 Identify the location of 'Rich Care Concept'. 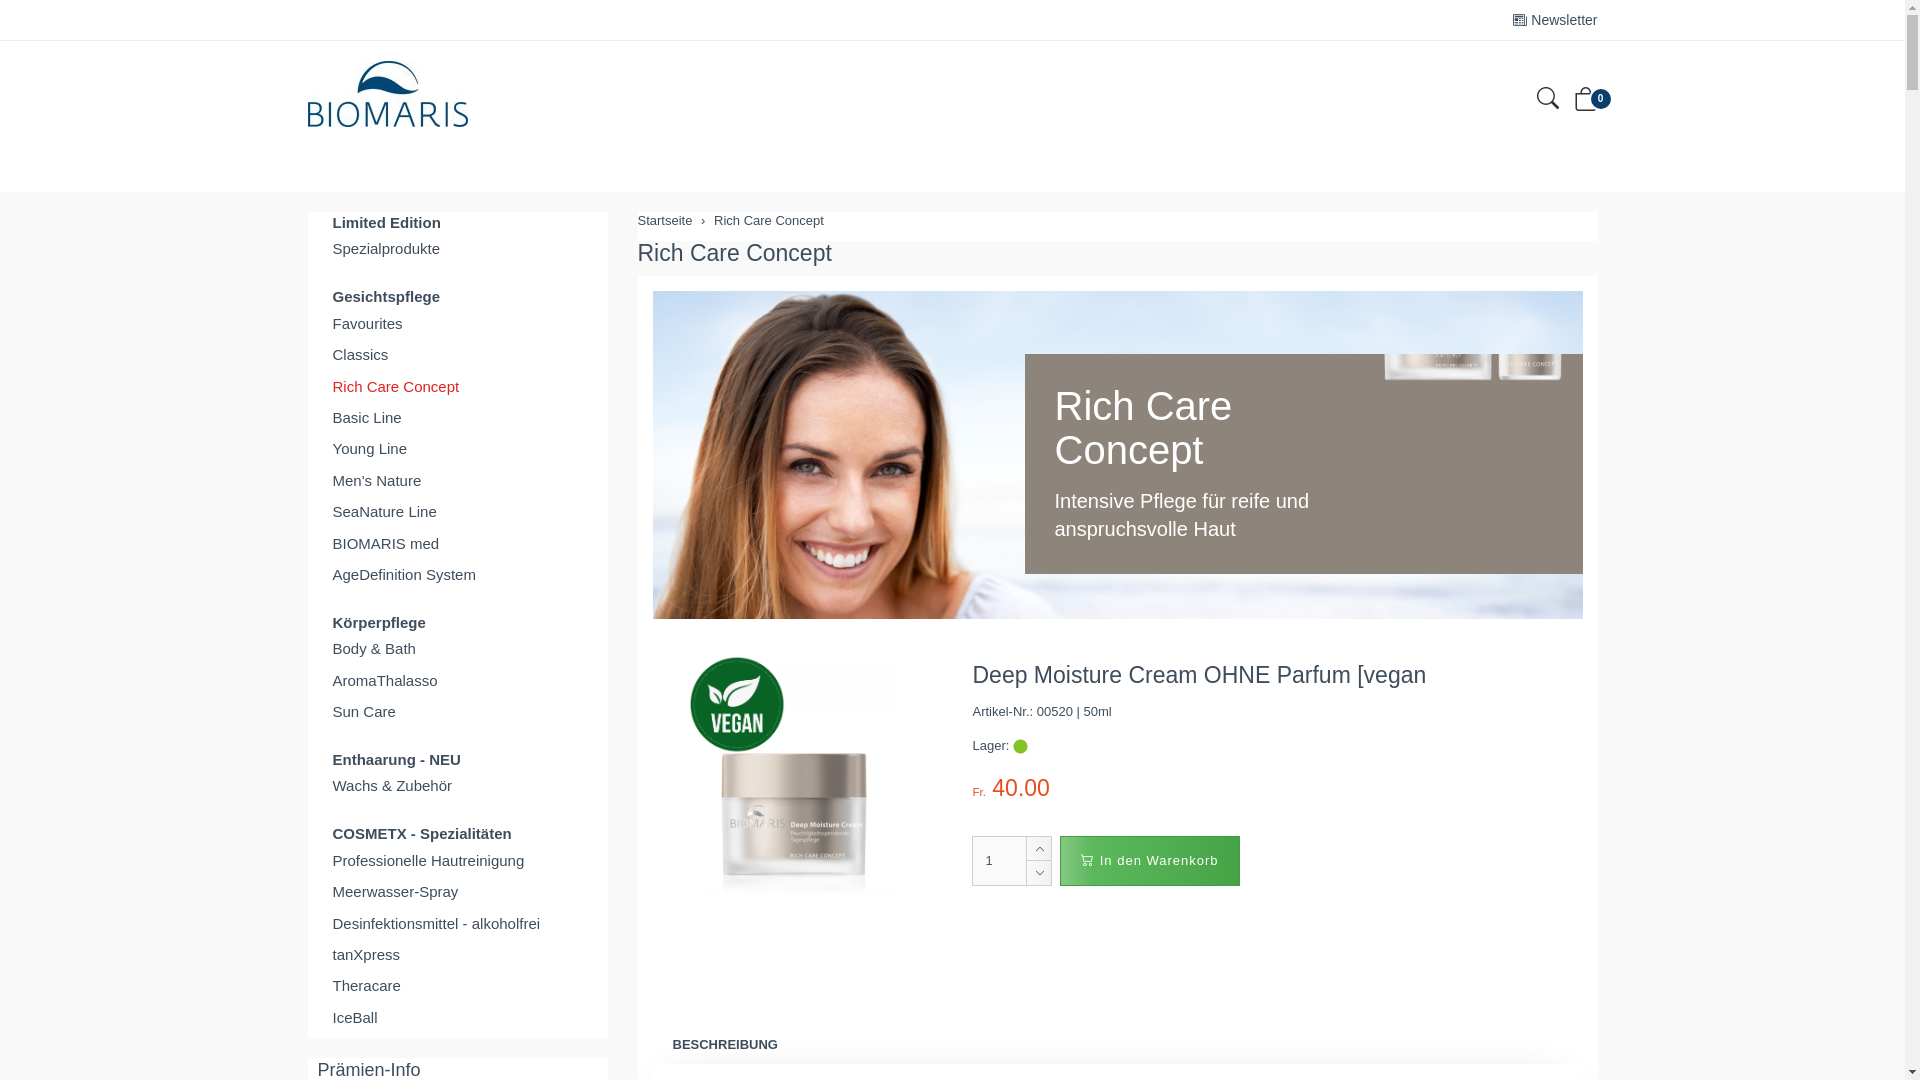
(456, 386).